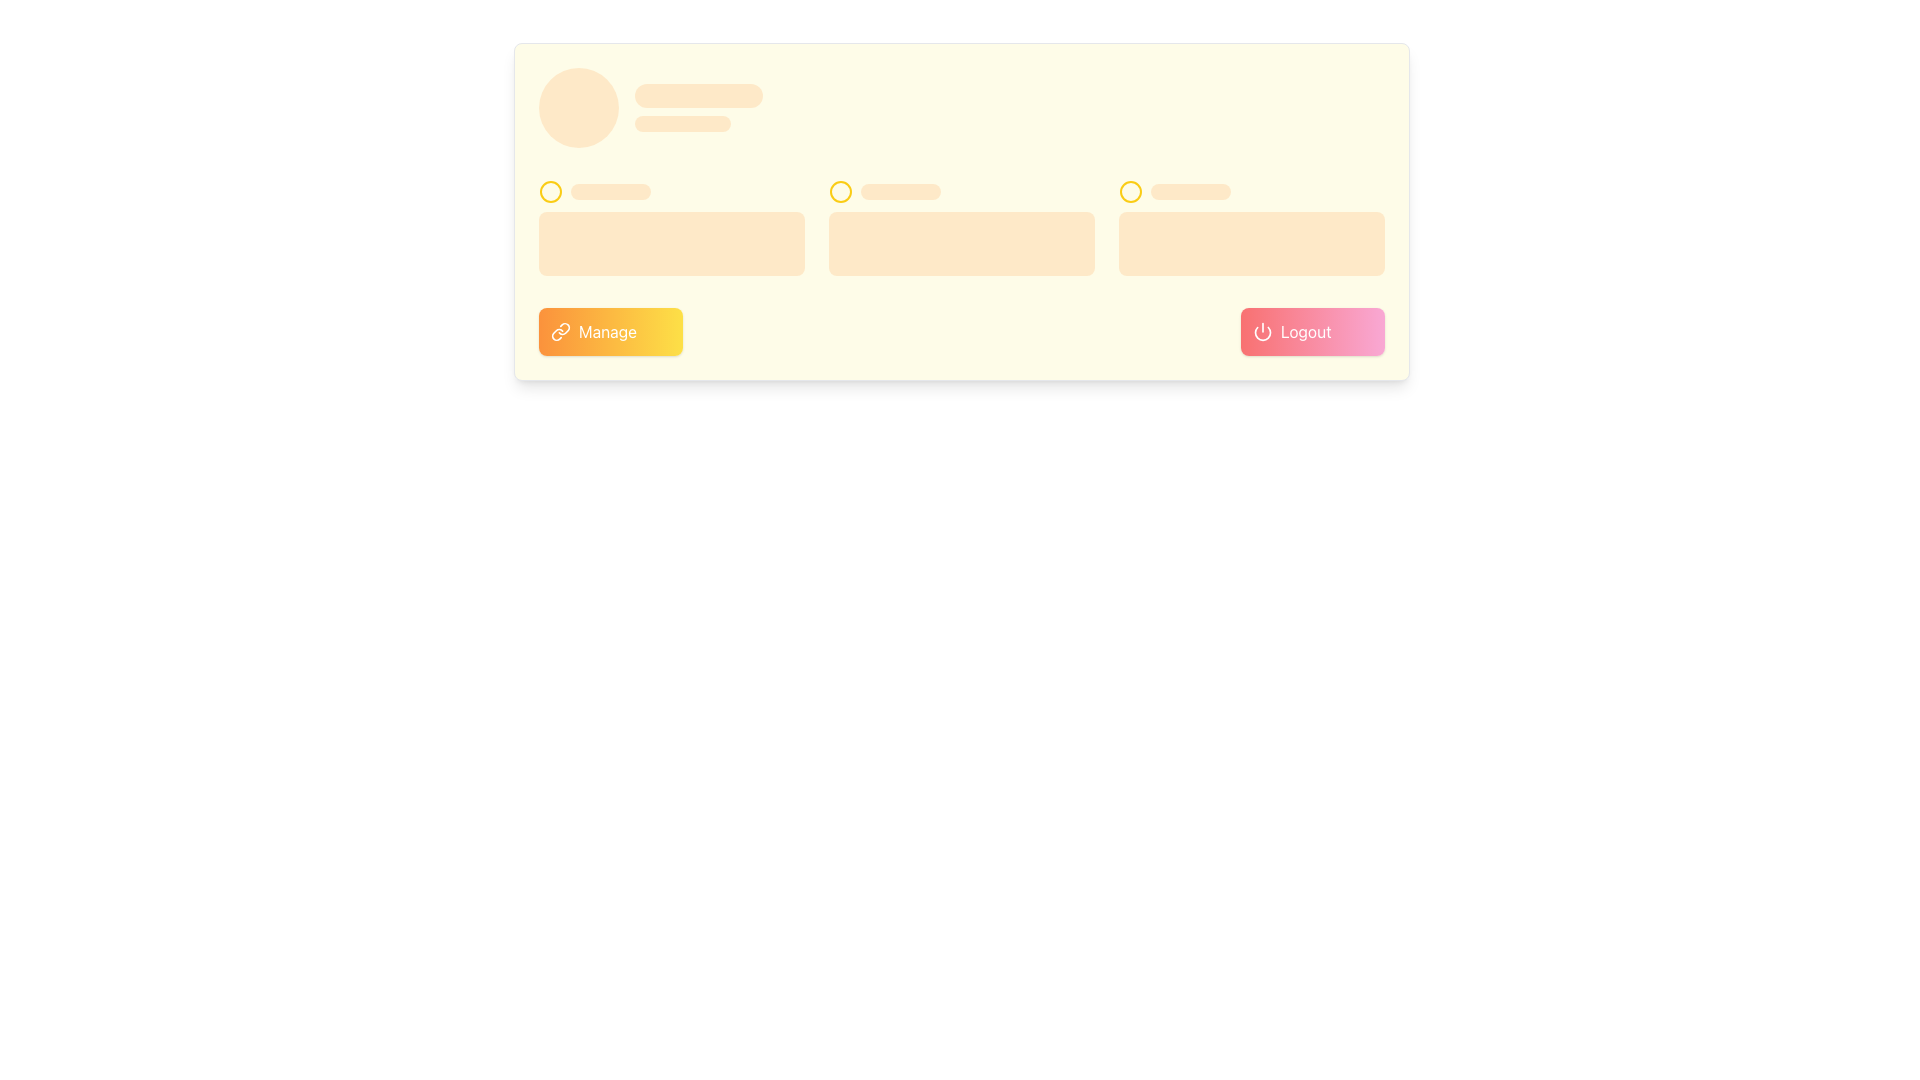 The height and width of the screenshot is (1080, 1920). Describe the element at coordinates (1313, 330) in the screenshot. I see `the logout button located on the rightmost side of the interface, aligned horizontally with the 'Manage' button` at that location.